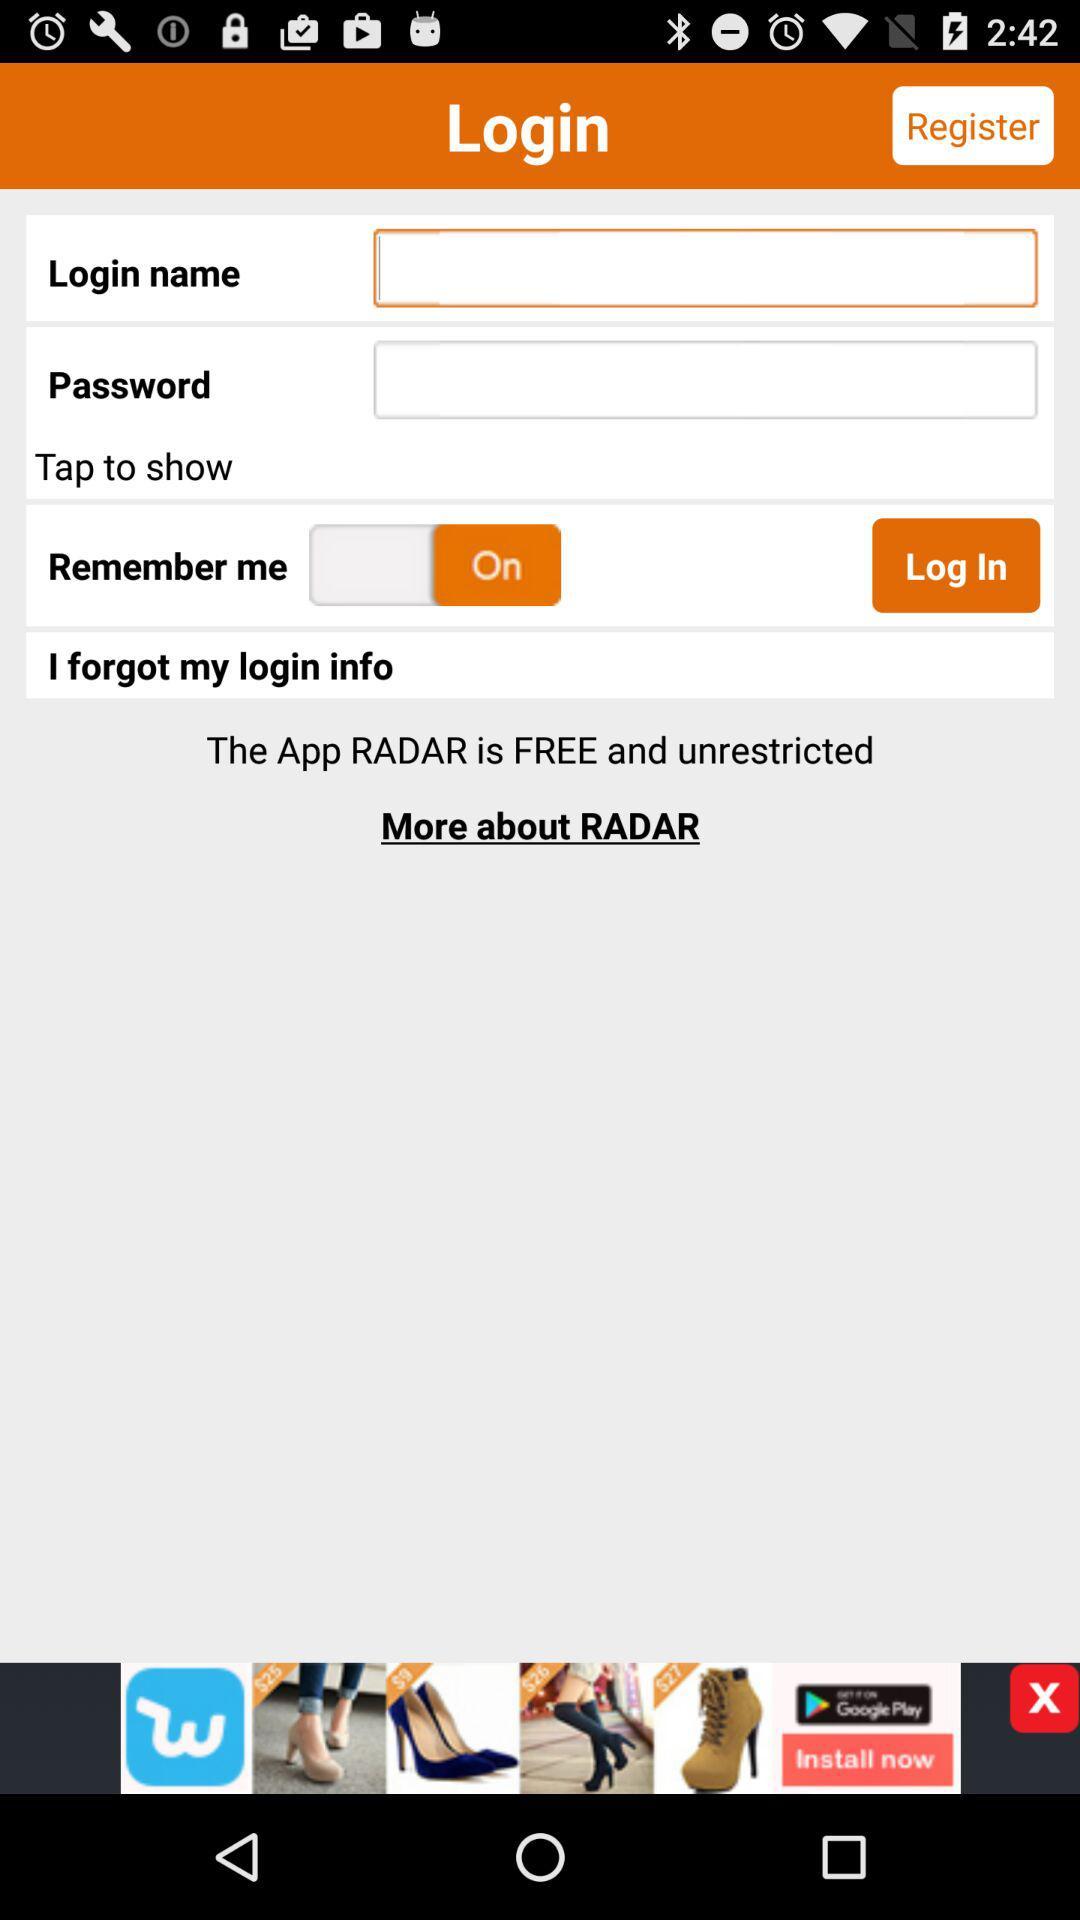  I want to click on the first text field on the web page, so click(705, 267).